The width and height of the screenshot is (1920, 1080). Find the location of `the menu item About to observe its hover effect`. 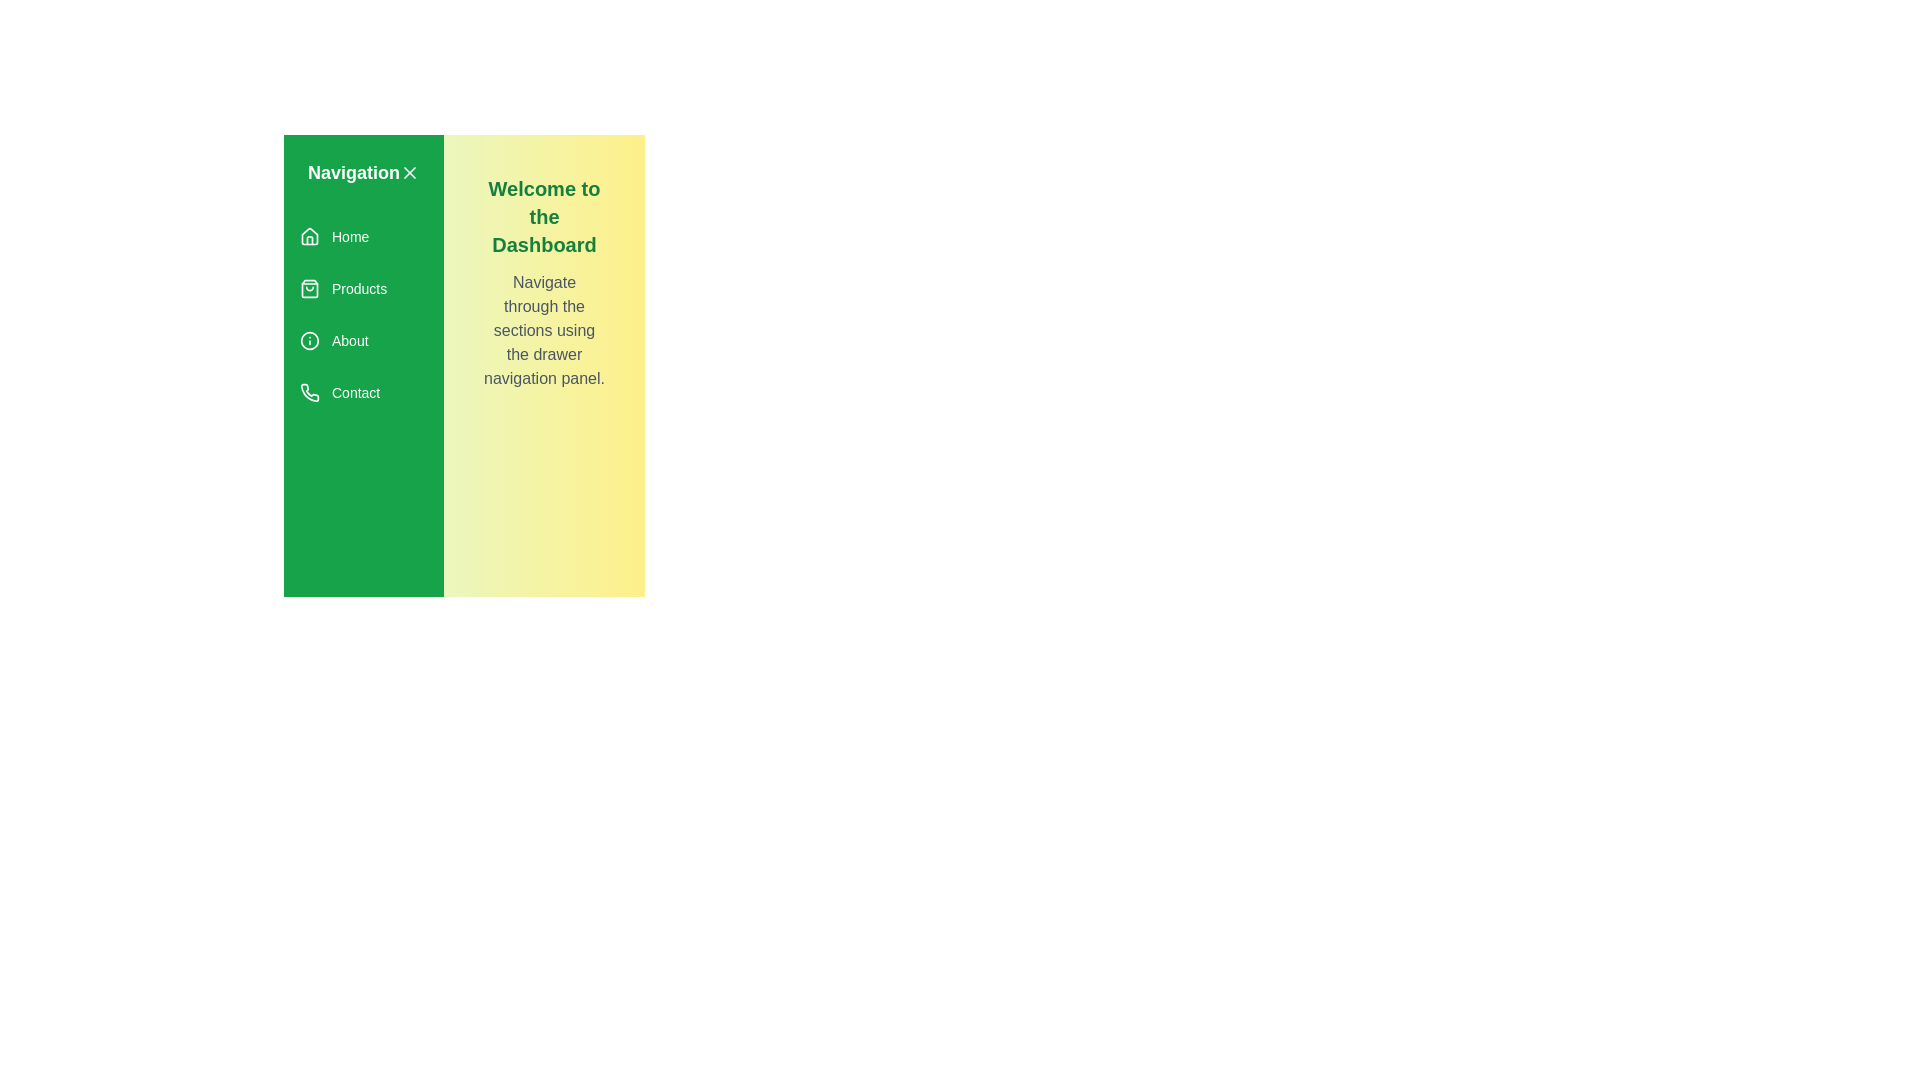

the menu item About to observe its hover effect is located at coordinates (364, 339).